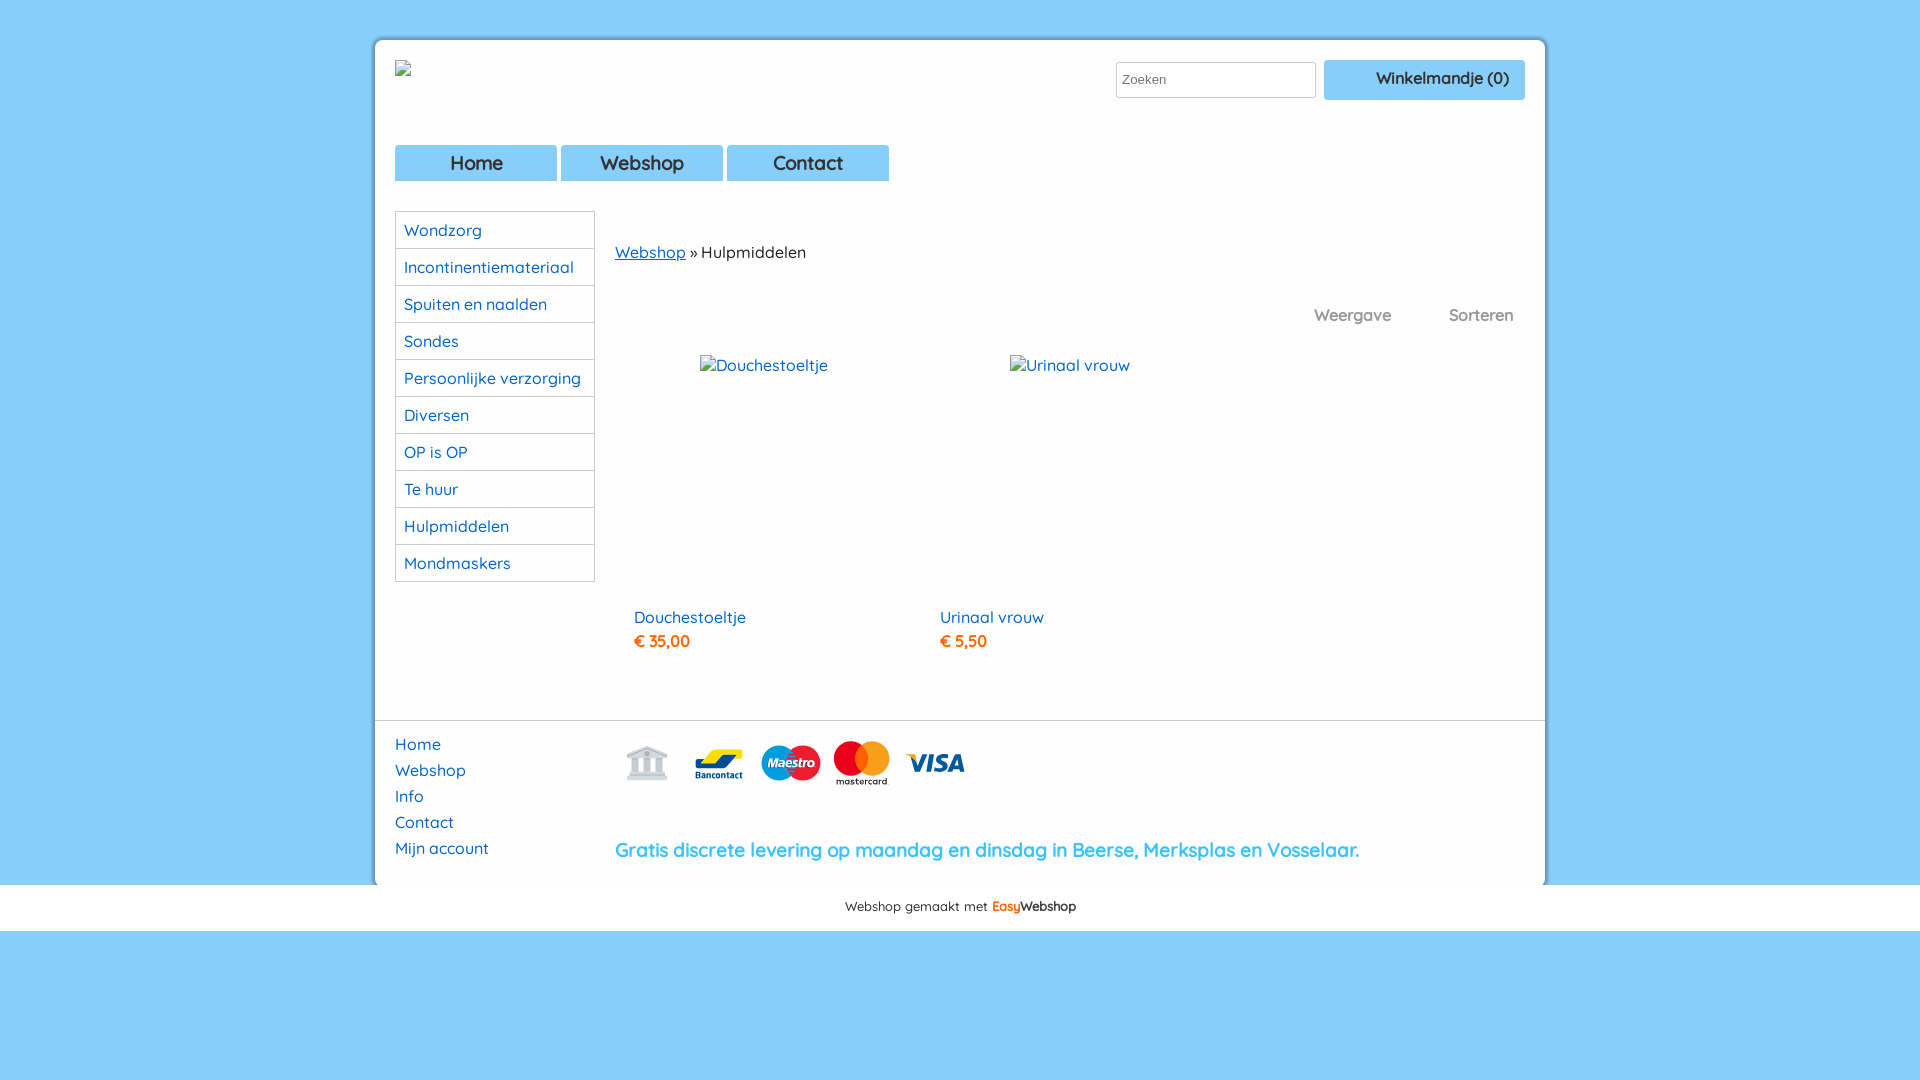  Describe the element at coordinates (494, 489) in the screenshot. I see `'Te huur'` at that location.